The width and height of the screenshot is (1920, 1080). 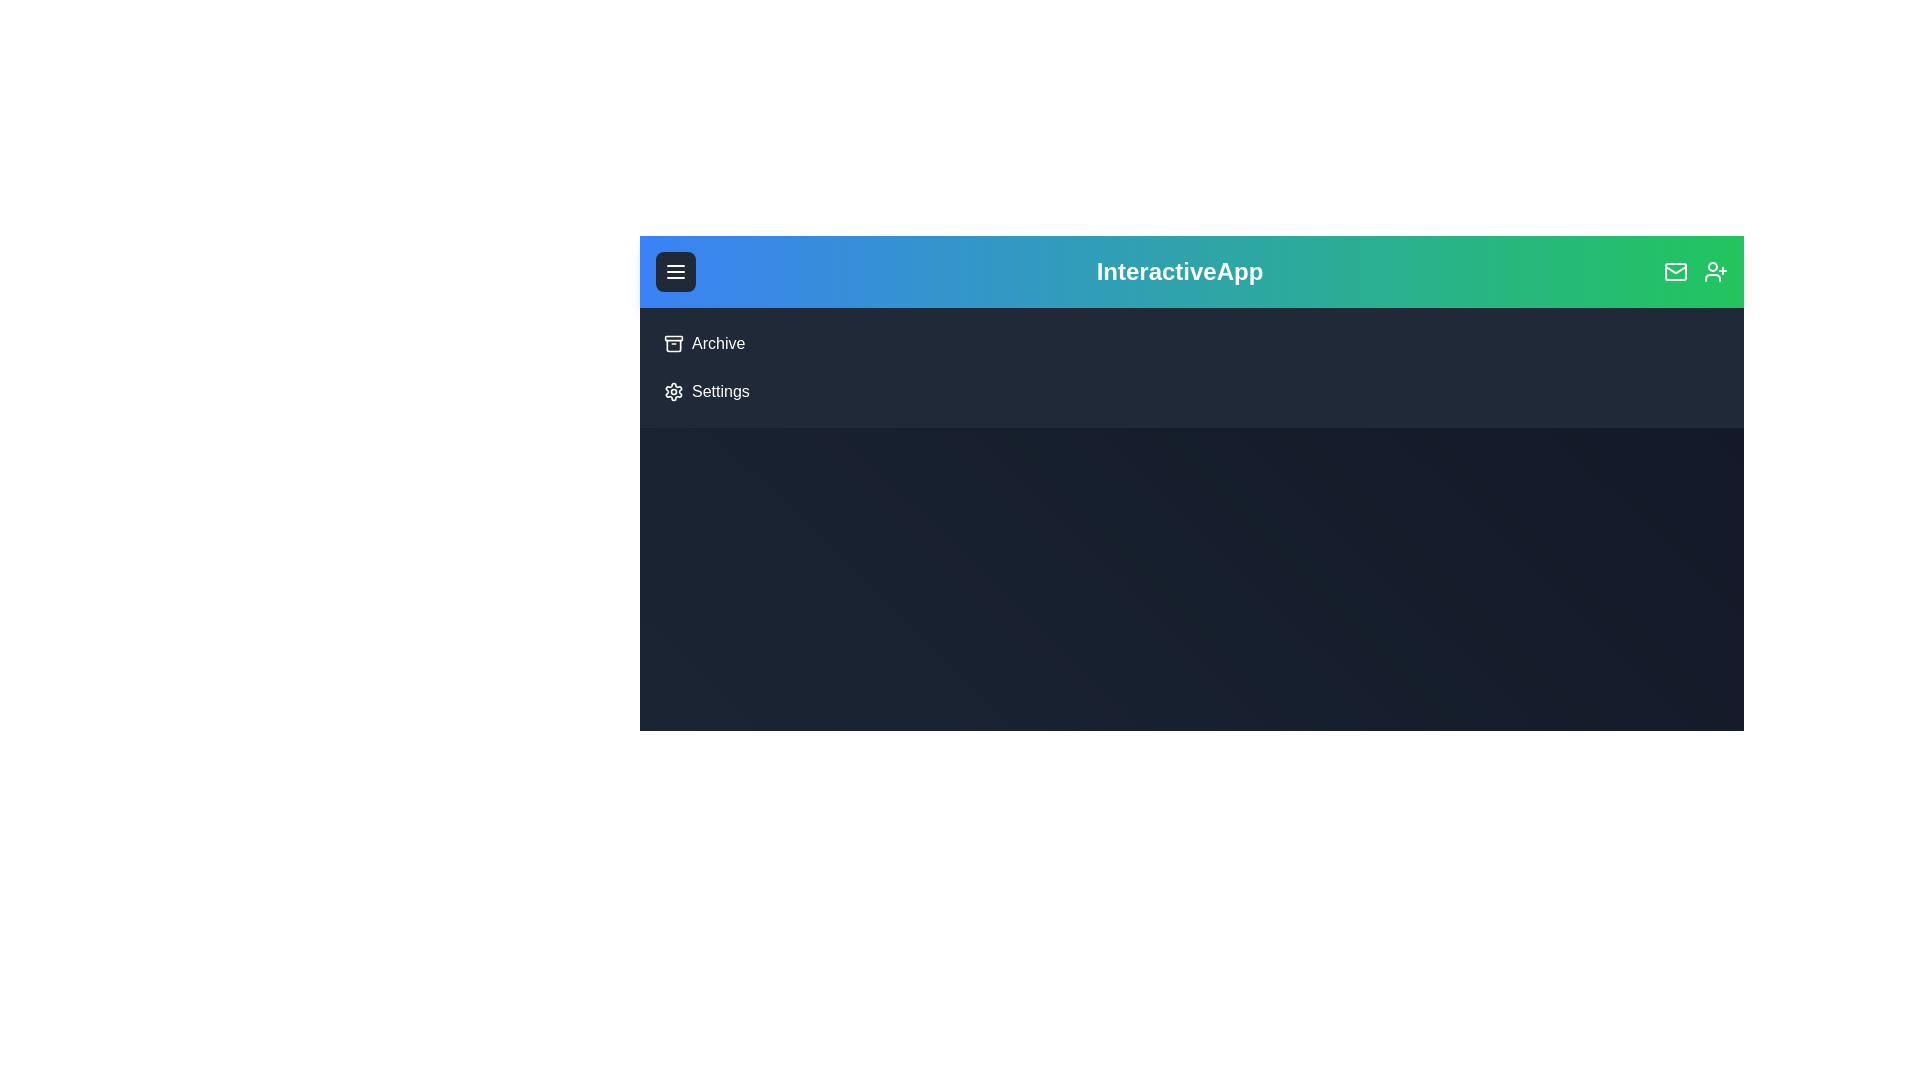 What do you see at coordinates (1715, 272) in the screenshot?
I see `the 'UserPlus' icon in the top-right corner of the app bar` at bounding box center [1715, 272].